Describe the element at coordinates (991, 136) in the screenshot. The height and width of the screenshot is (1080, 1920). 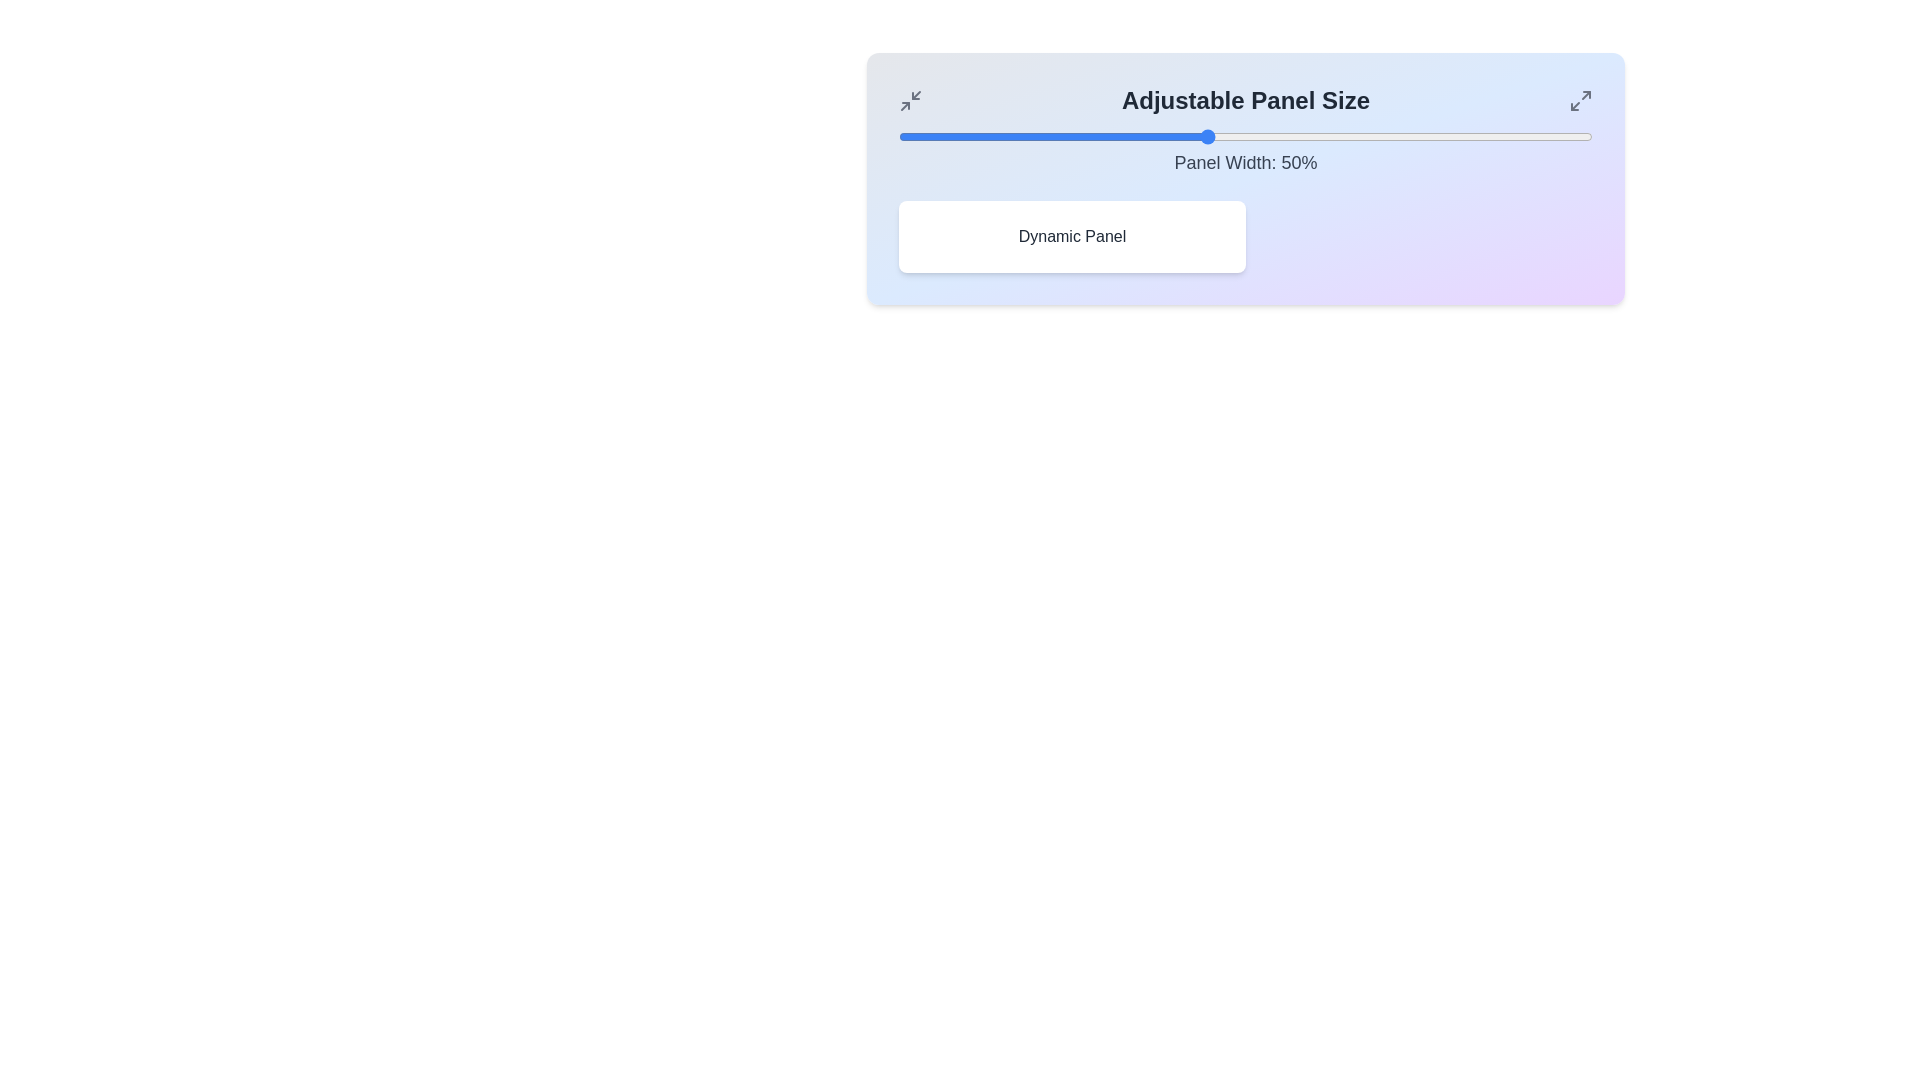
I see `the panel width` at that location.